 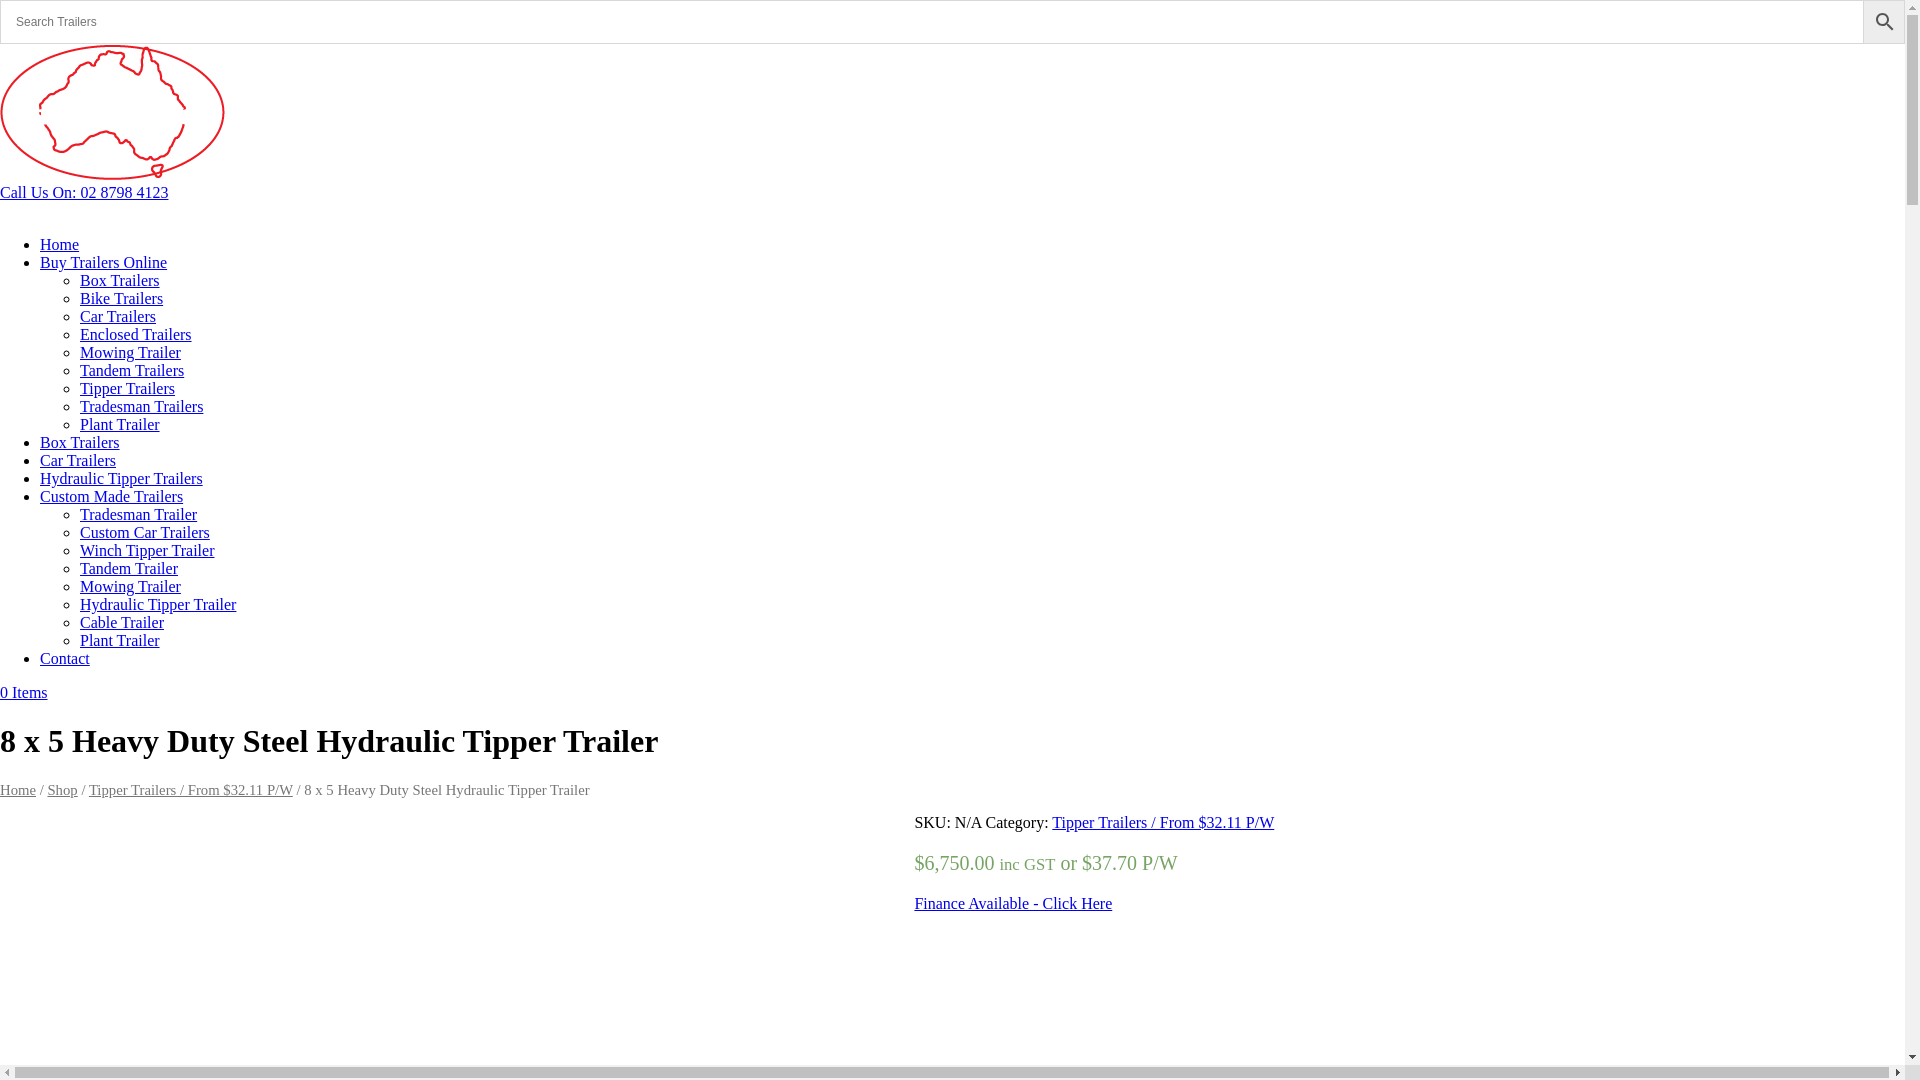 What do you see at coordinates (24, 691) in the screenshot?
I see `'0 Items'` at bounding box center [24, 691].